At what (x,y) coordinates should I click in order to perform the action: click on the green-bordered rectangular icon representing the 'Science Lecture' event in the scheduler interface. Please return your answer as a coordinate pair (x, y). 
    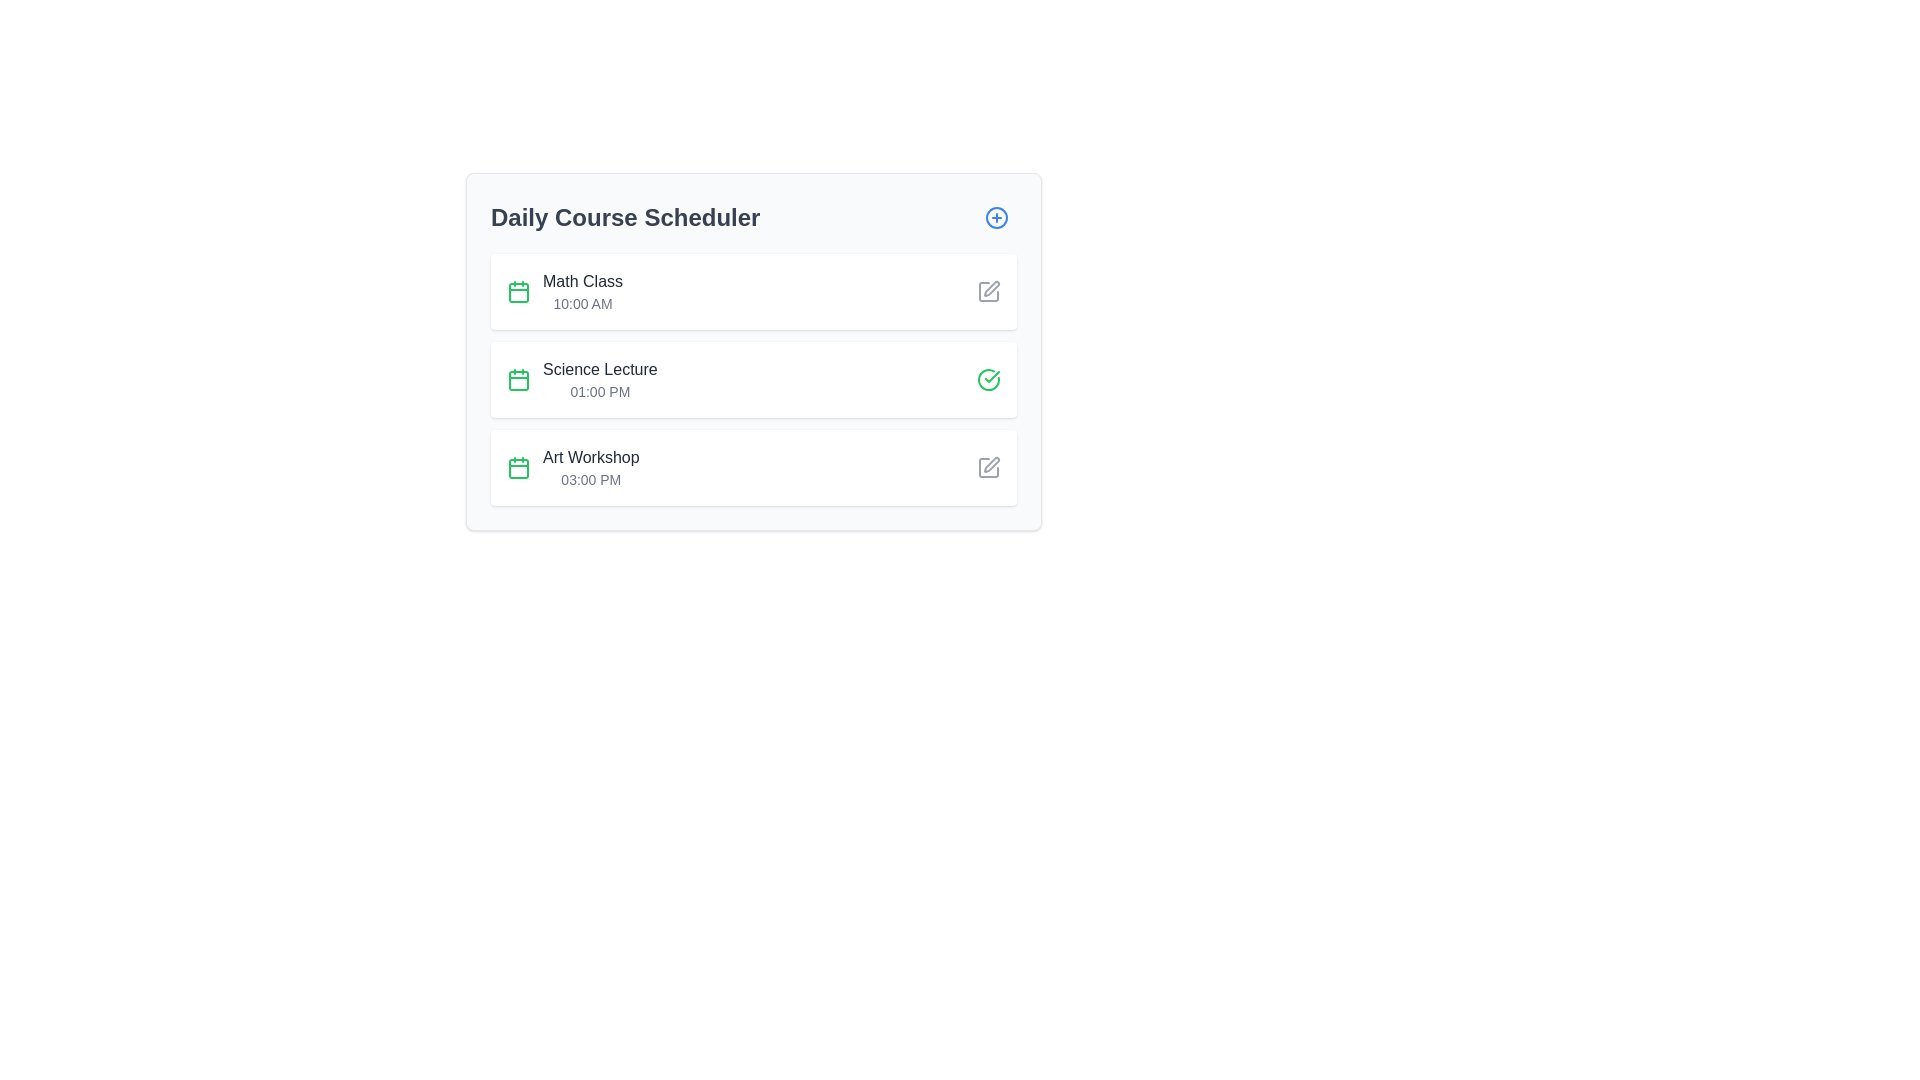
    Looking at the image, I should click on (518, 293).